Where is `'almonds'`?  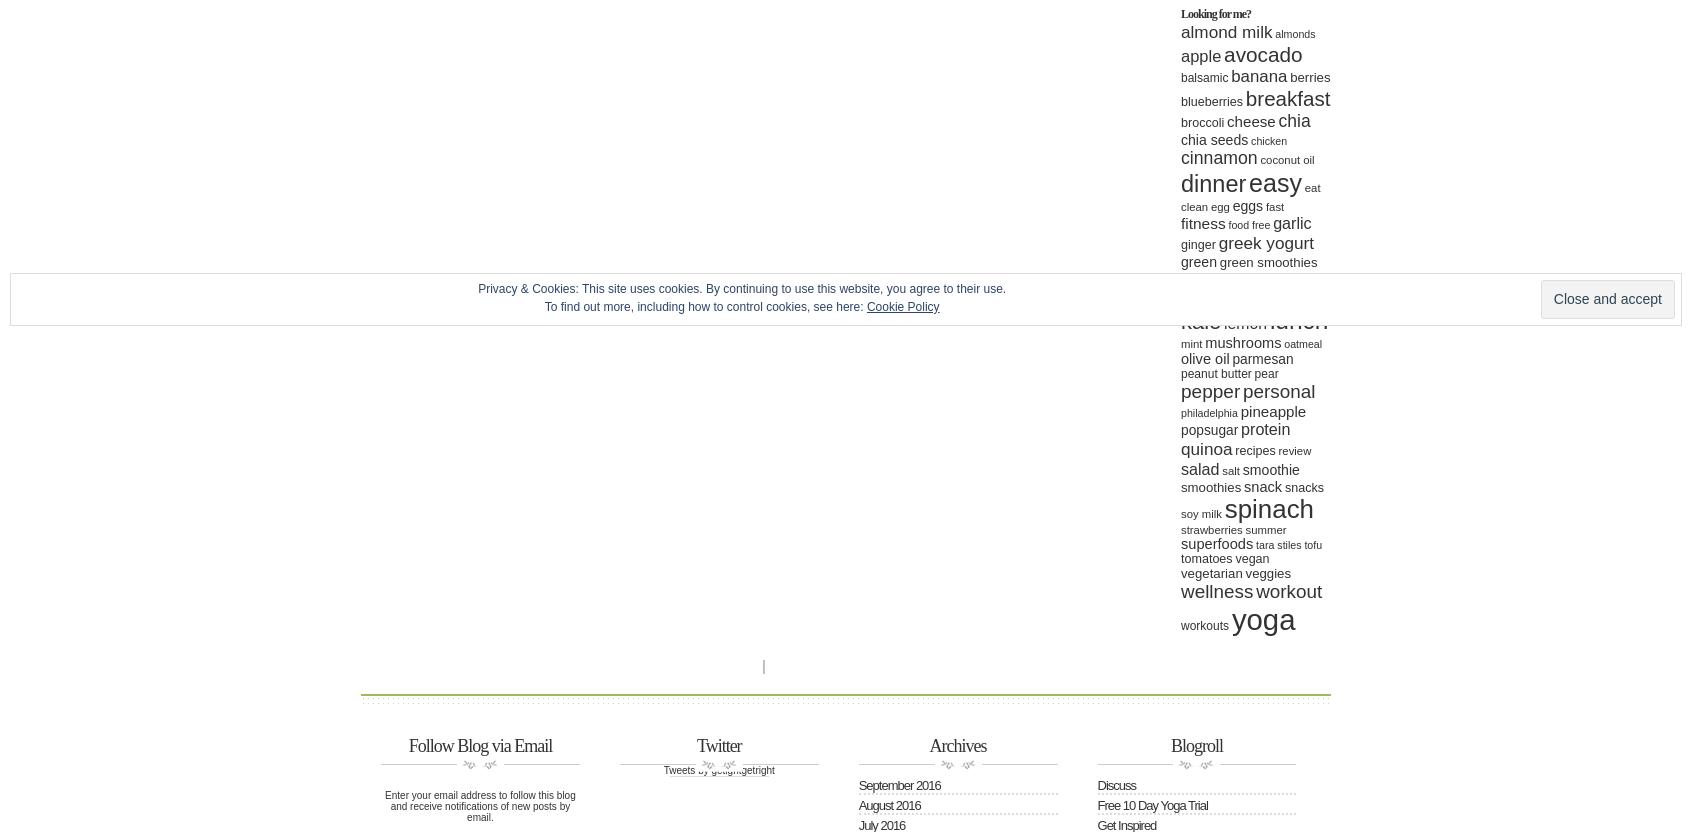
'almonds' is located at coordinates (1273, 34).